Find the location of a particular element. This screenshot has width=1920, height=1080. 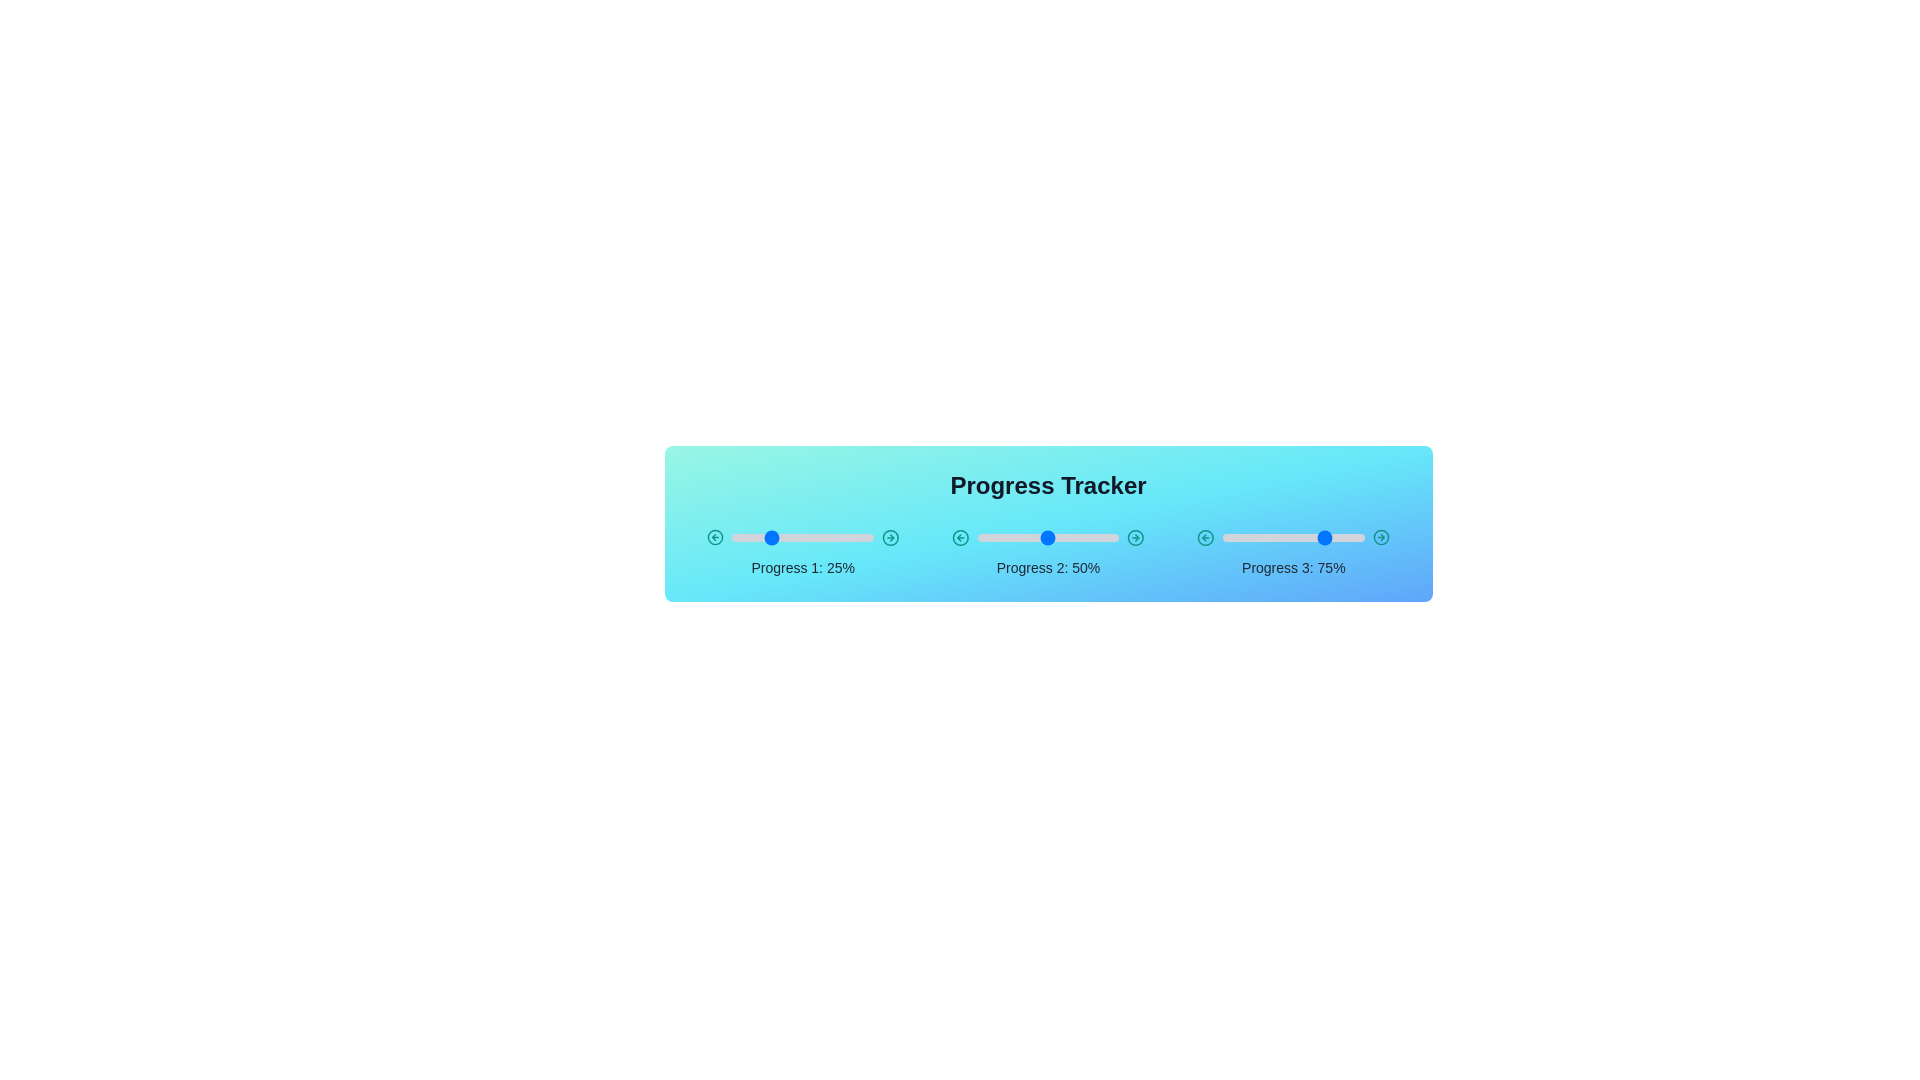

the right arrow of the slider for Progress 1 is located at coordinates (889, 536).